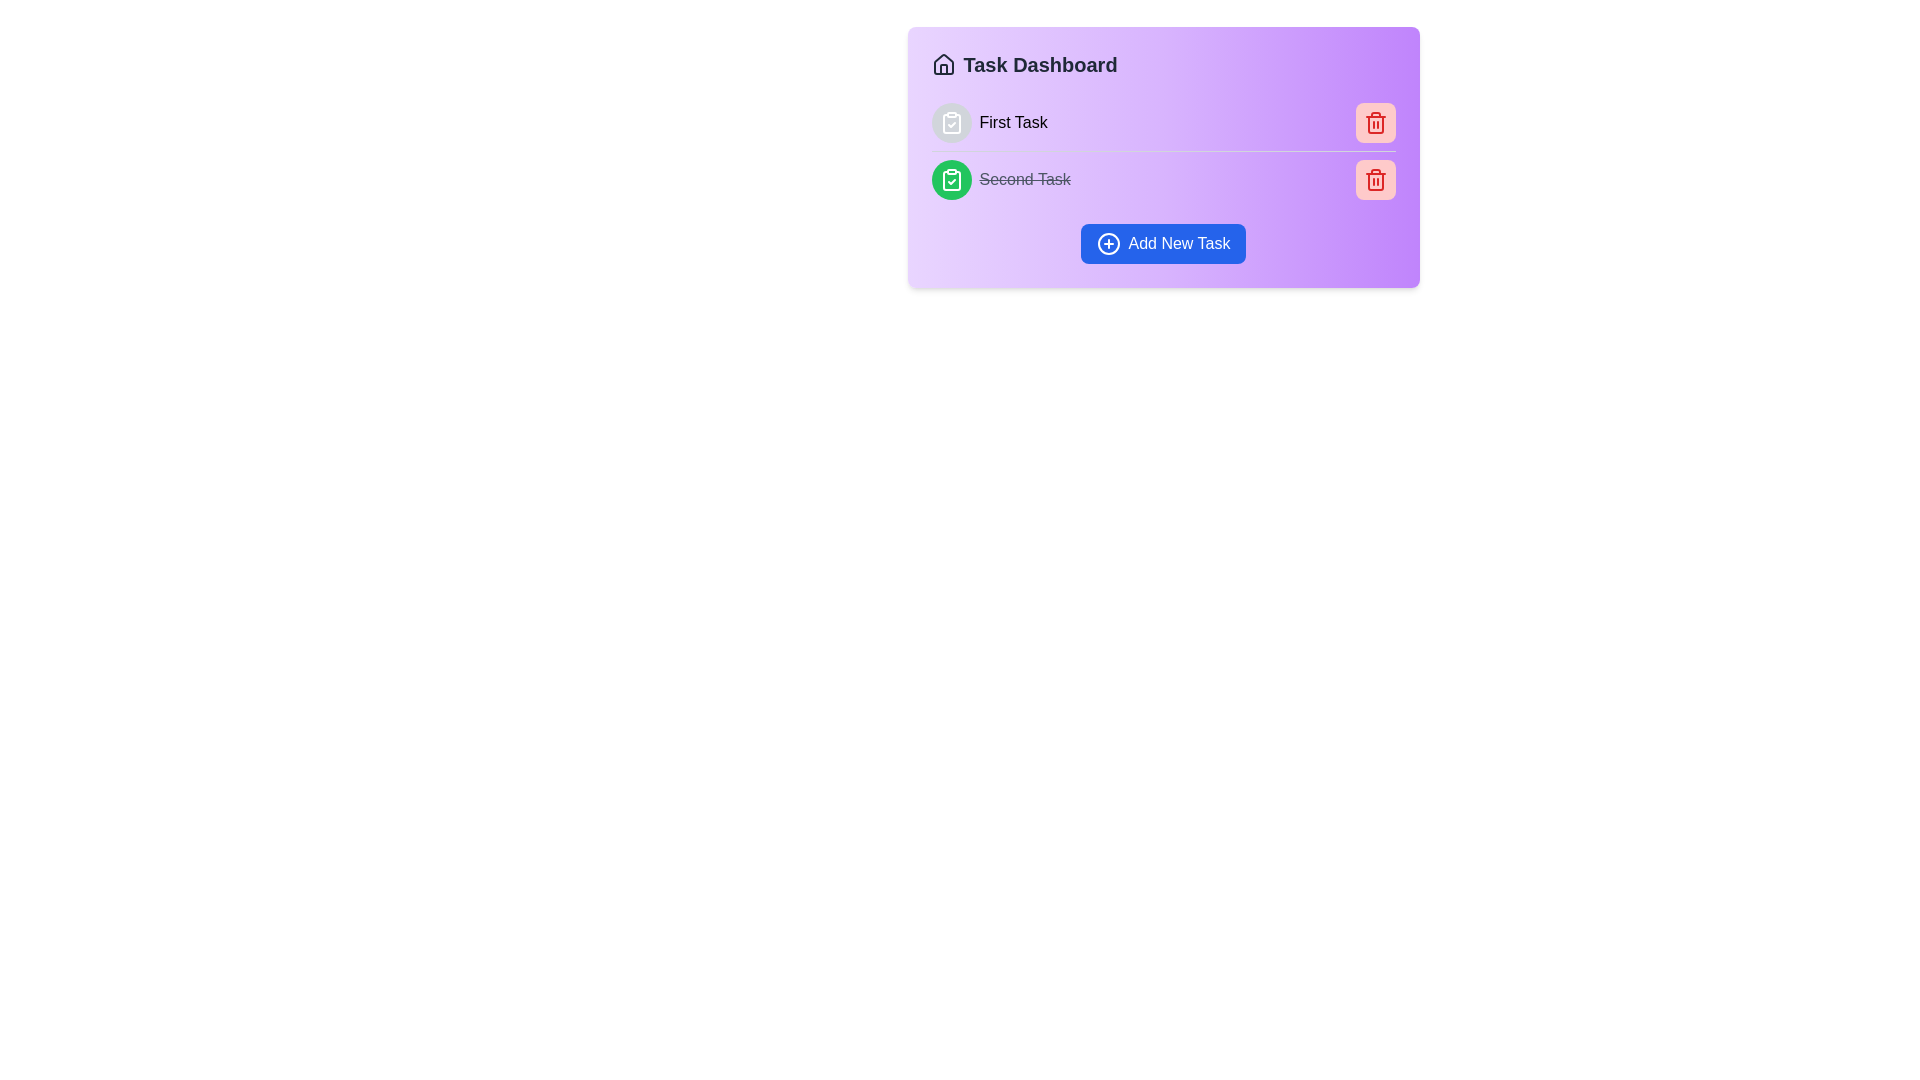  I want to click on the List item labeled 'First Task' which includes a clipboard icon with a checkmark, located below the 'Task Dashboard' heading, so click(989, 123).